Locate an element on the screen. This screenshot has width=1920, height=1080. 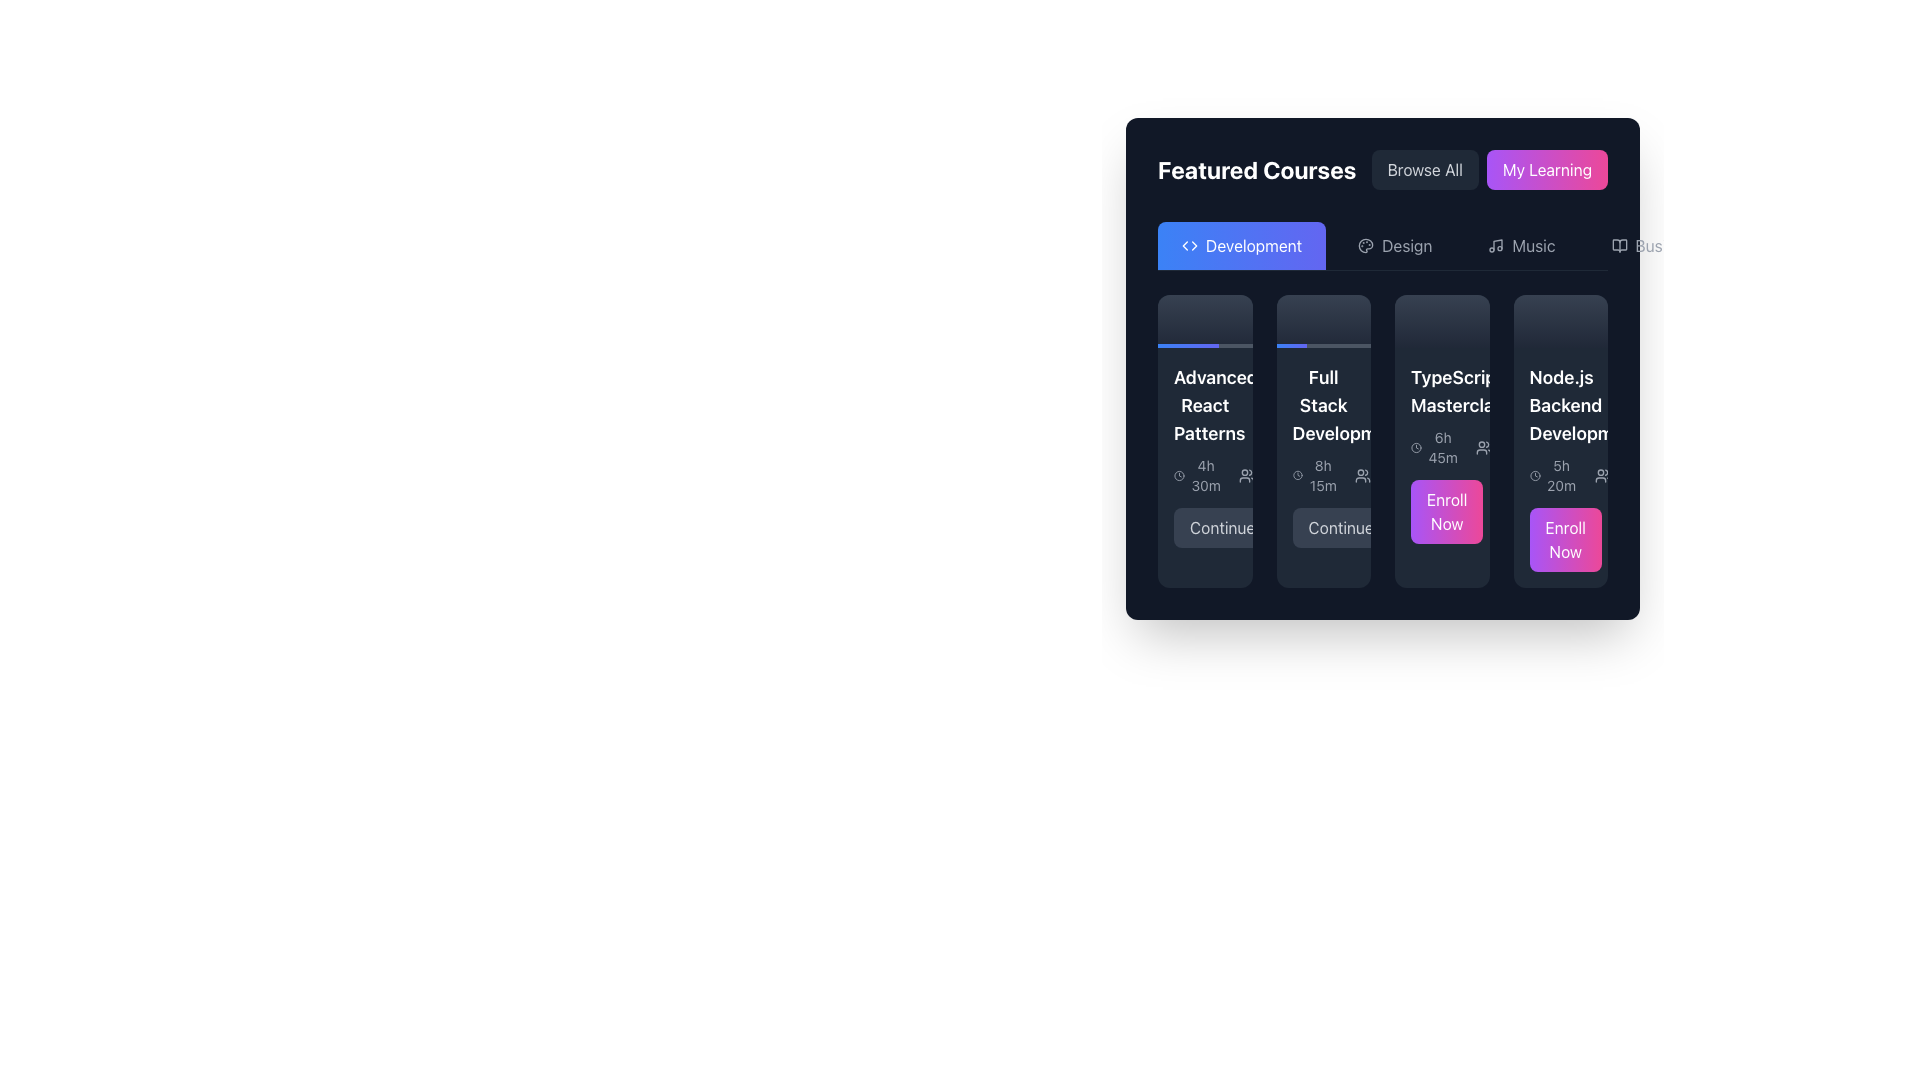
the SVG icon representing a small group of users located to the left of the numeric text '2,156' in the bottom-center area of the card-like interface is located at coordinates (1362, 476).